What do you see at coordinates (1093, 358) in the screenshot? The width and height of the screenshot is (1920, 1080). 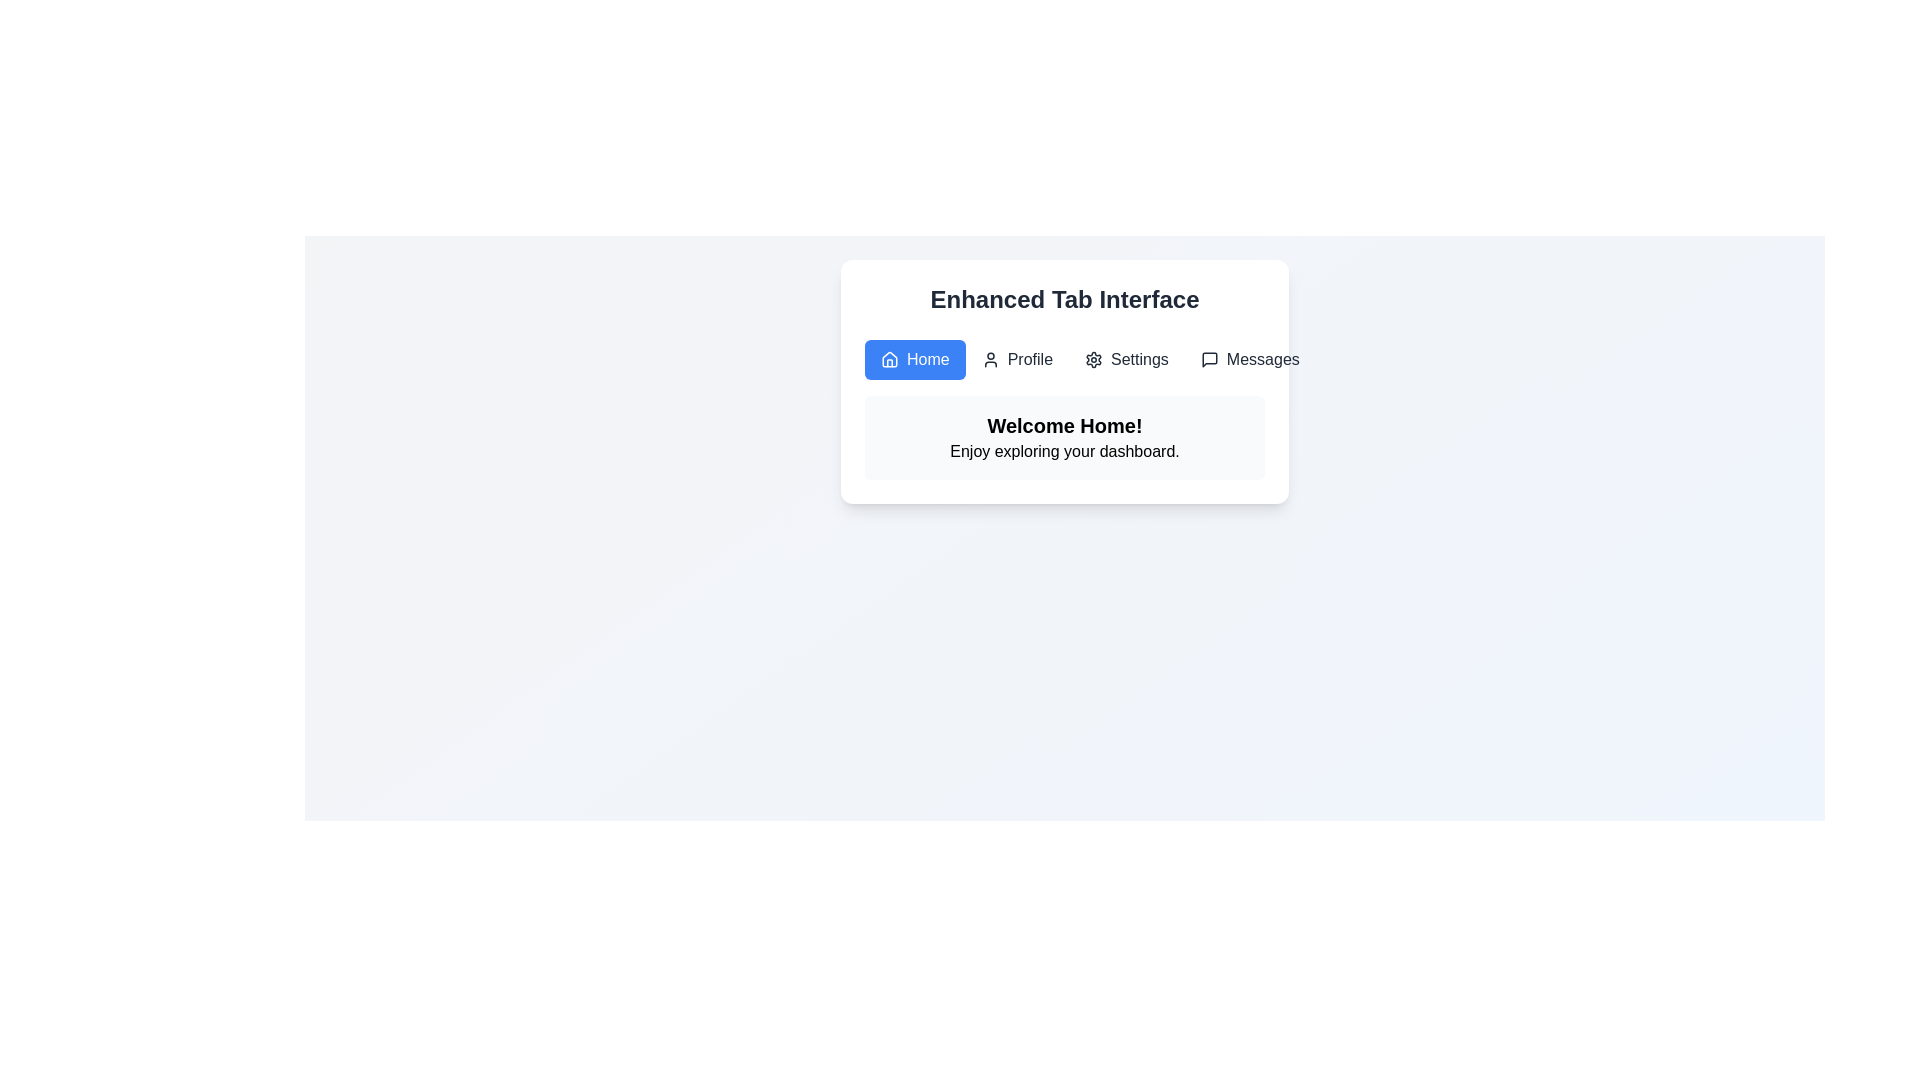 I see `the 'Settings' button located in the navigation bar, which is positioned between the 'Profile' and 'Messages' buttons` at bounding box center [1093, 358].